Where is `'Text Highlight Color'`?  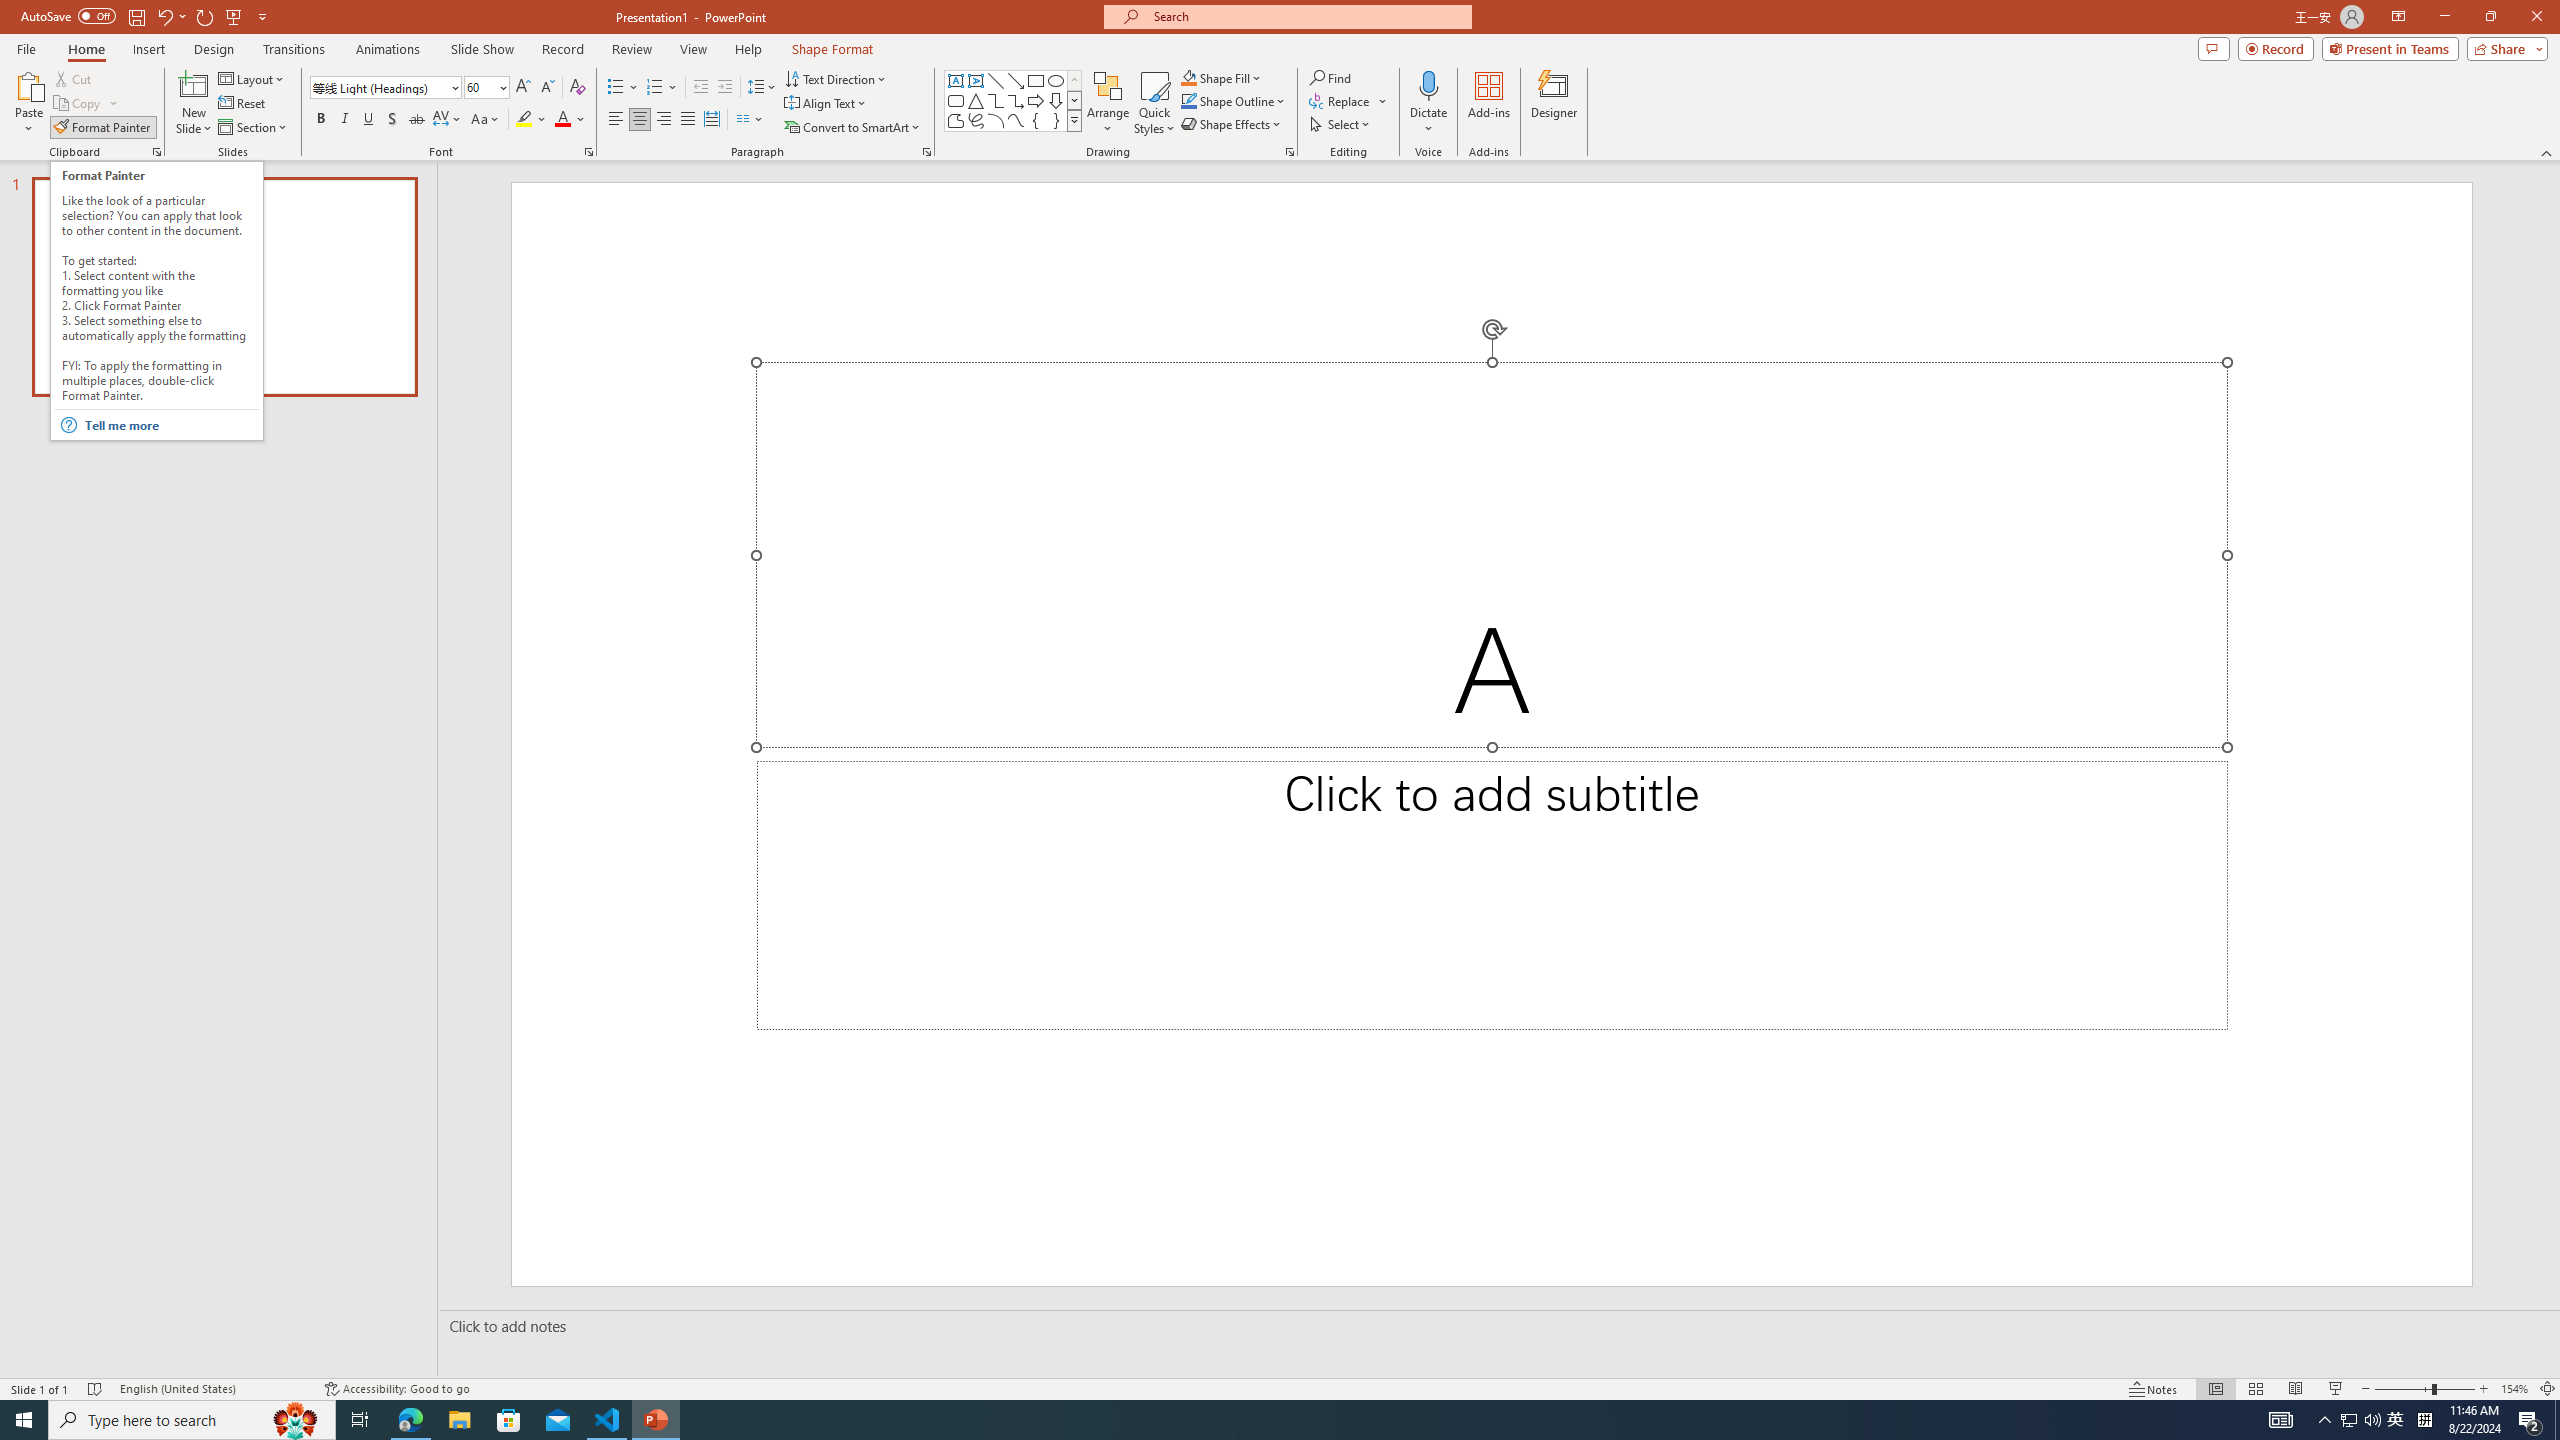 'Text Highlight Color' is located at coordinates (530, 118).